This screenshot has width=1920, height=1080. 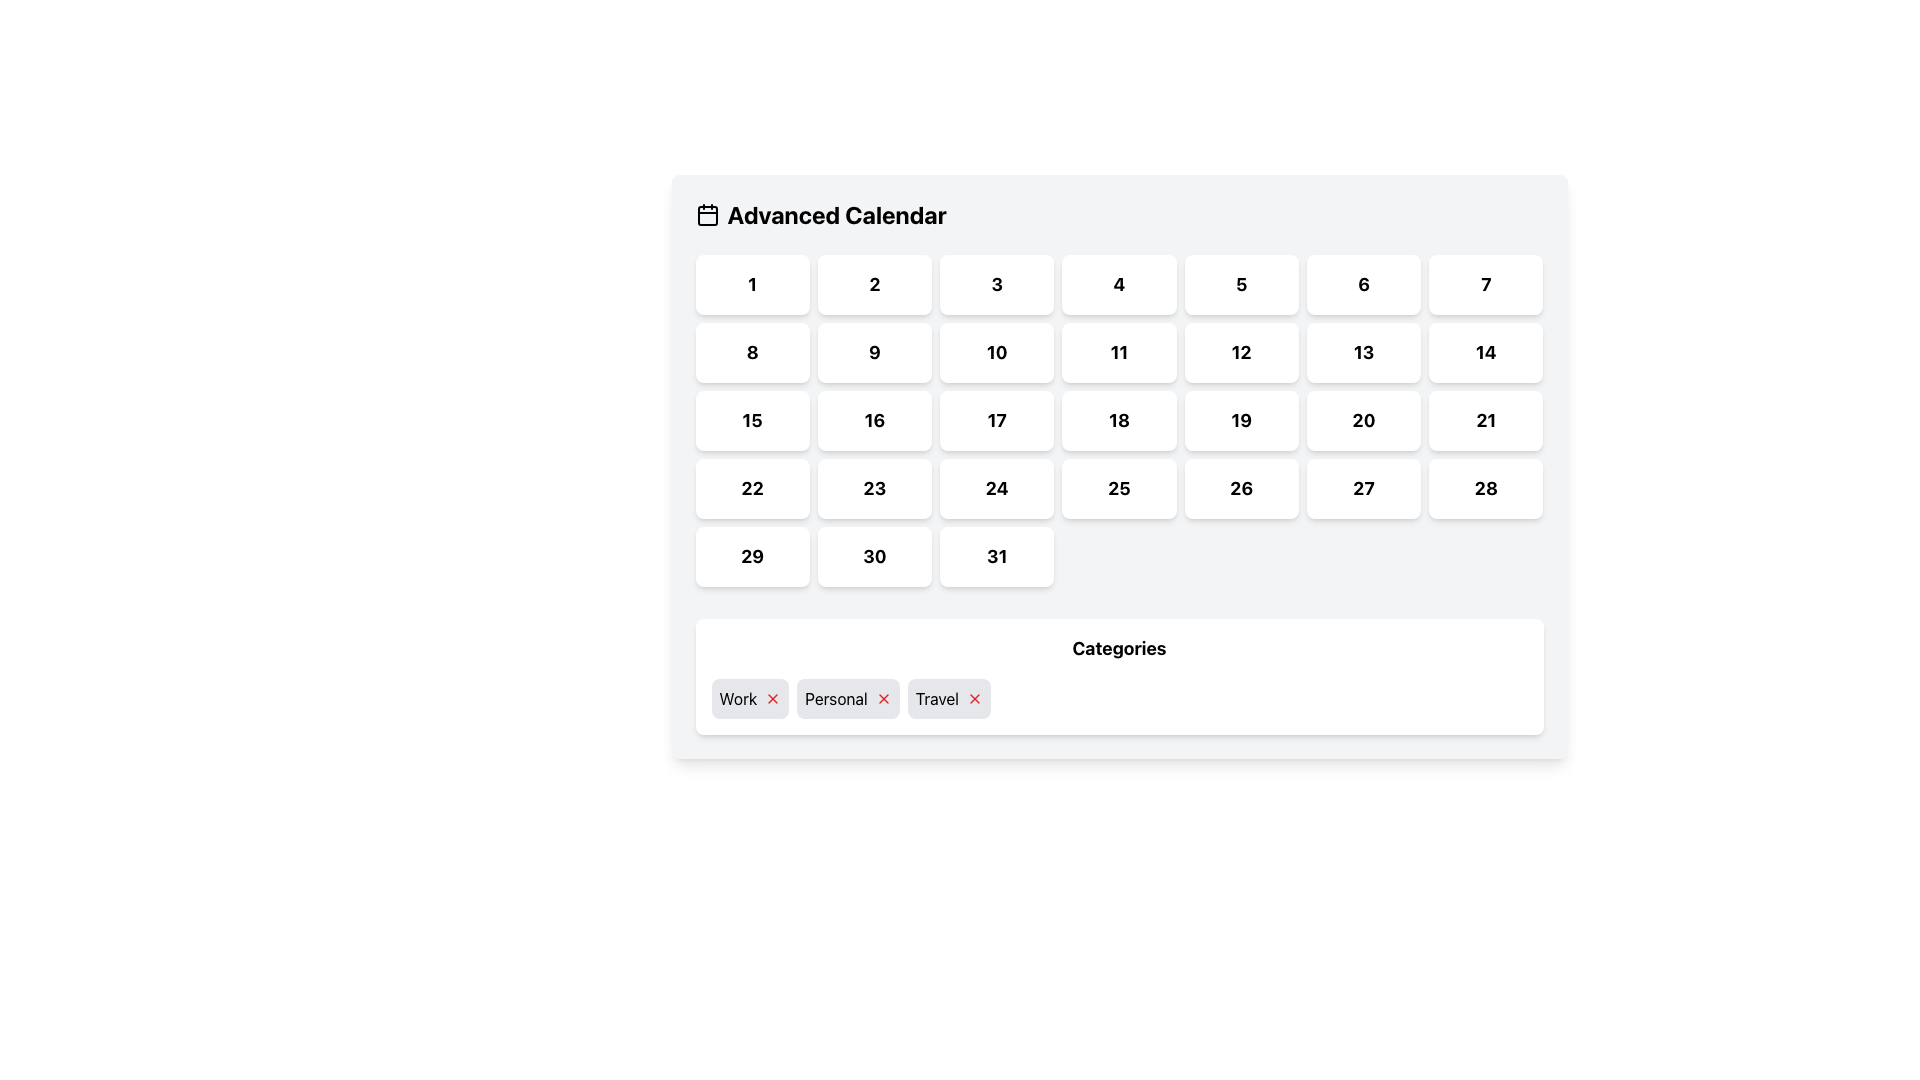 I want to click on the button displaying the number '17' in bold black text located in the third row and third column of the grid layout, so click(x=997, y=419).